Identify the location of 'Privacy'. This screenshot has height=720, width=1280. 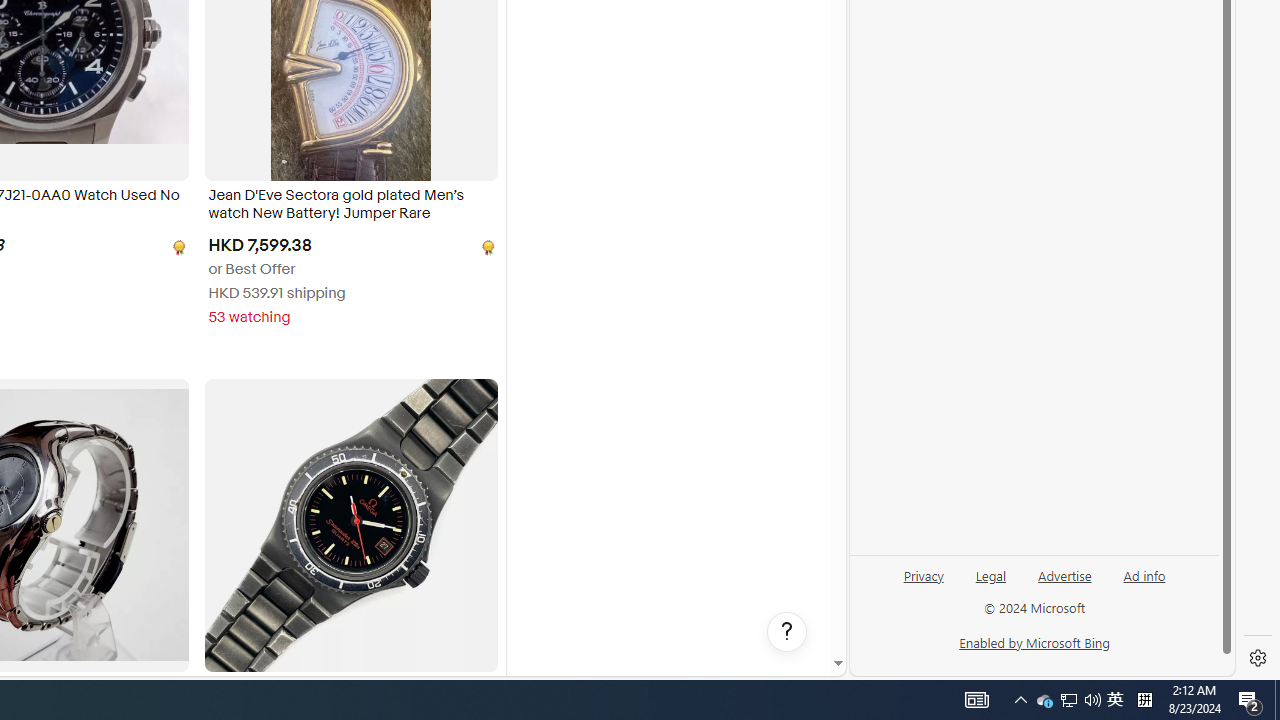
(922, 583).